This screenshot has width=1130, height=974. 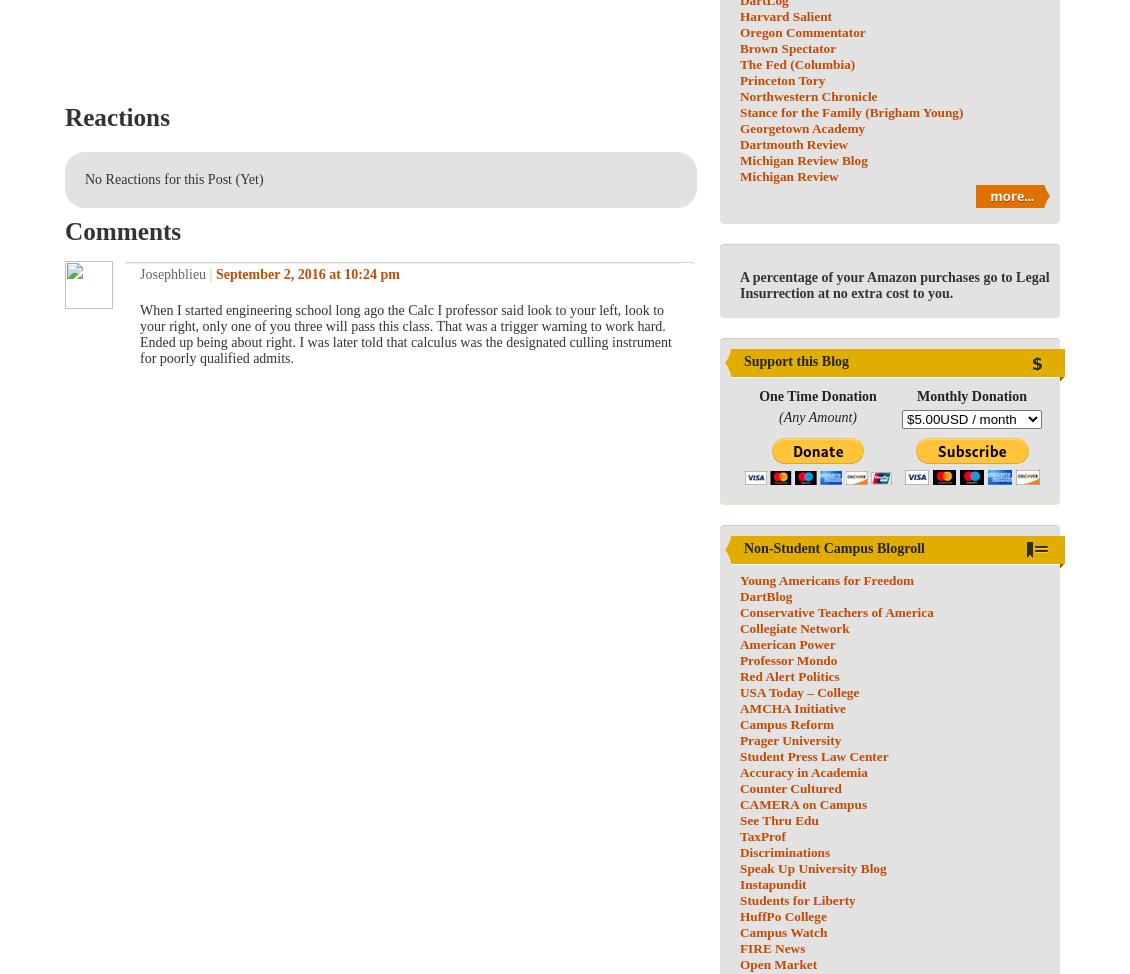 What do you see at coordinates (790, 739) in the screenshot?
I see `'Prager University'` at bounding box center [790, 739].